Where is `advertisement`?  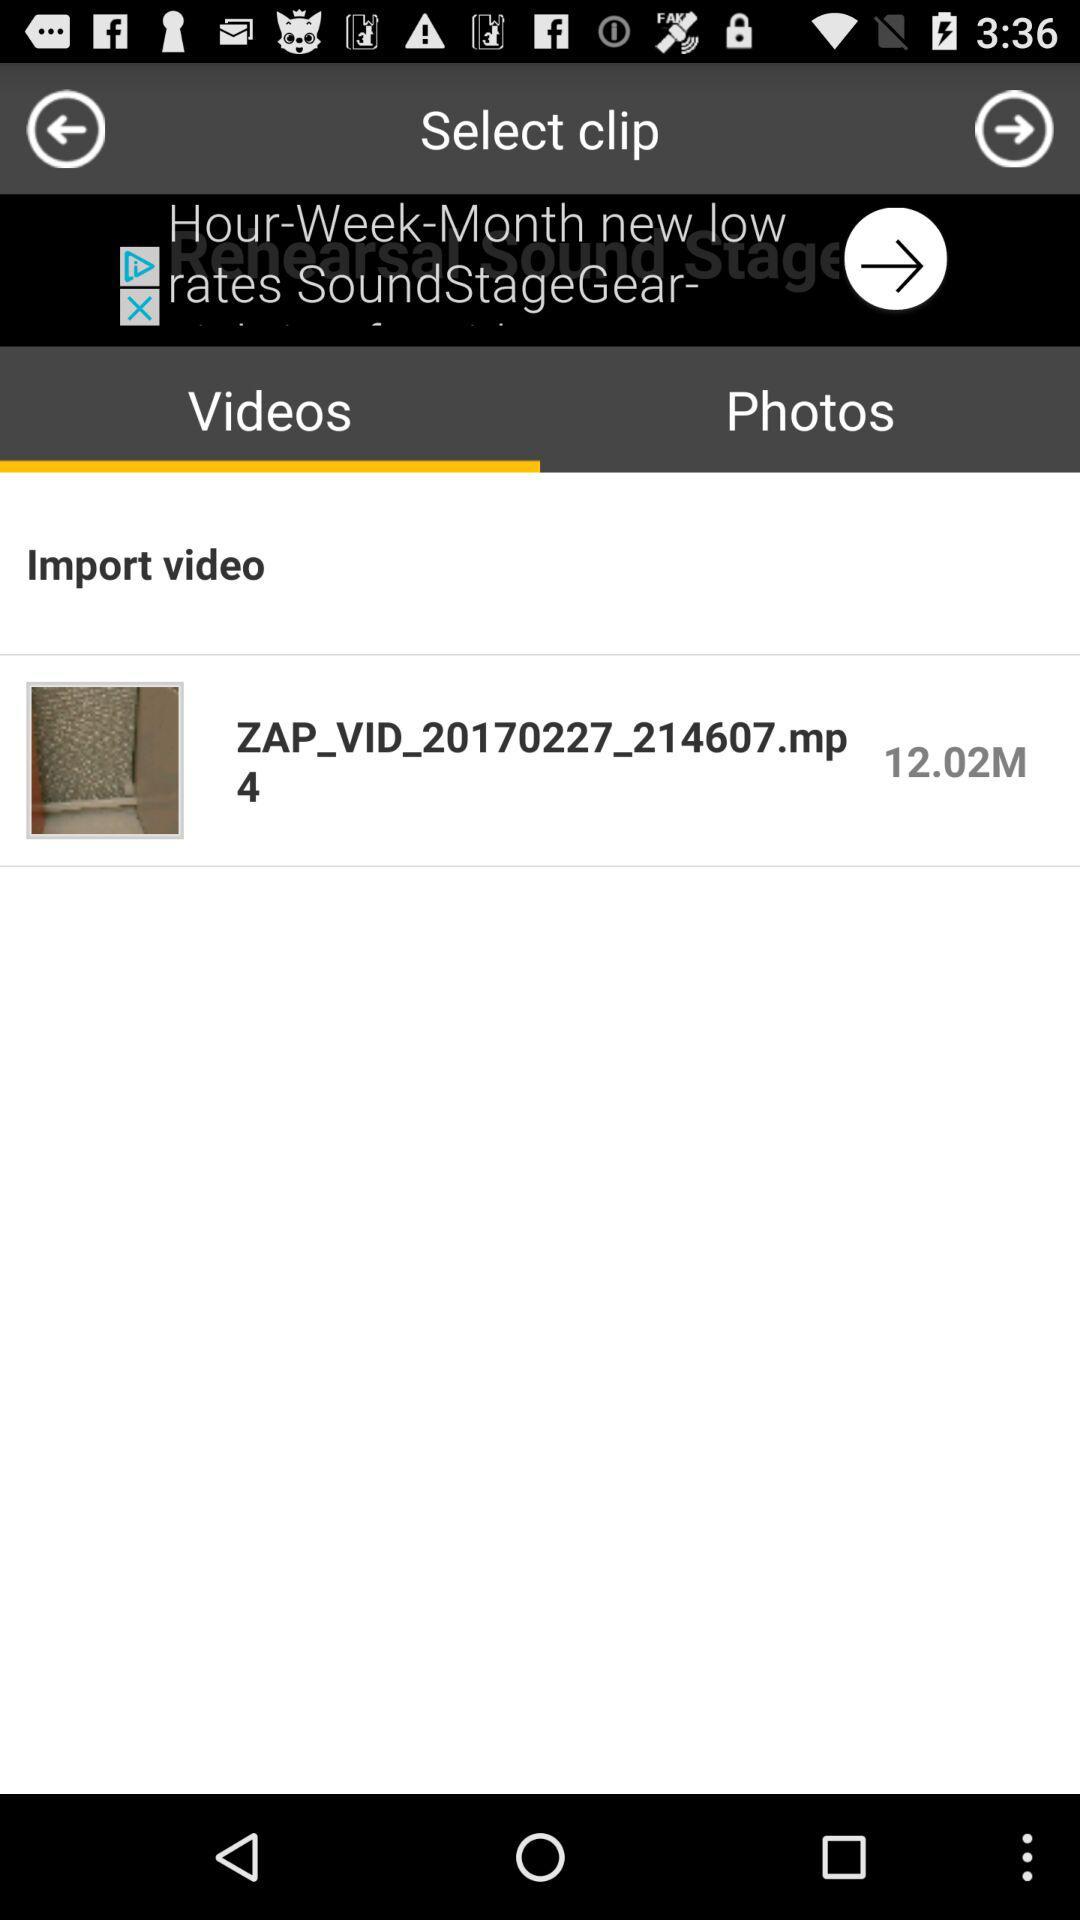 advertisement is located at coordinates (540, 258).